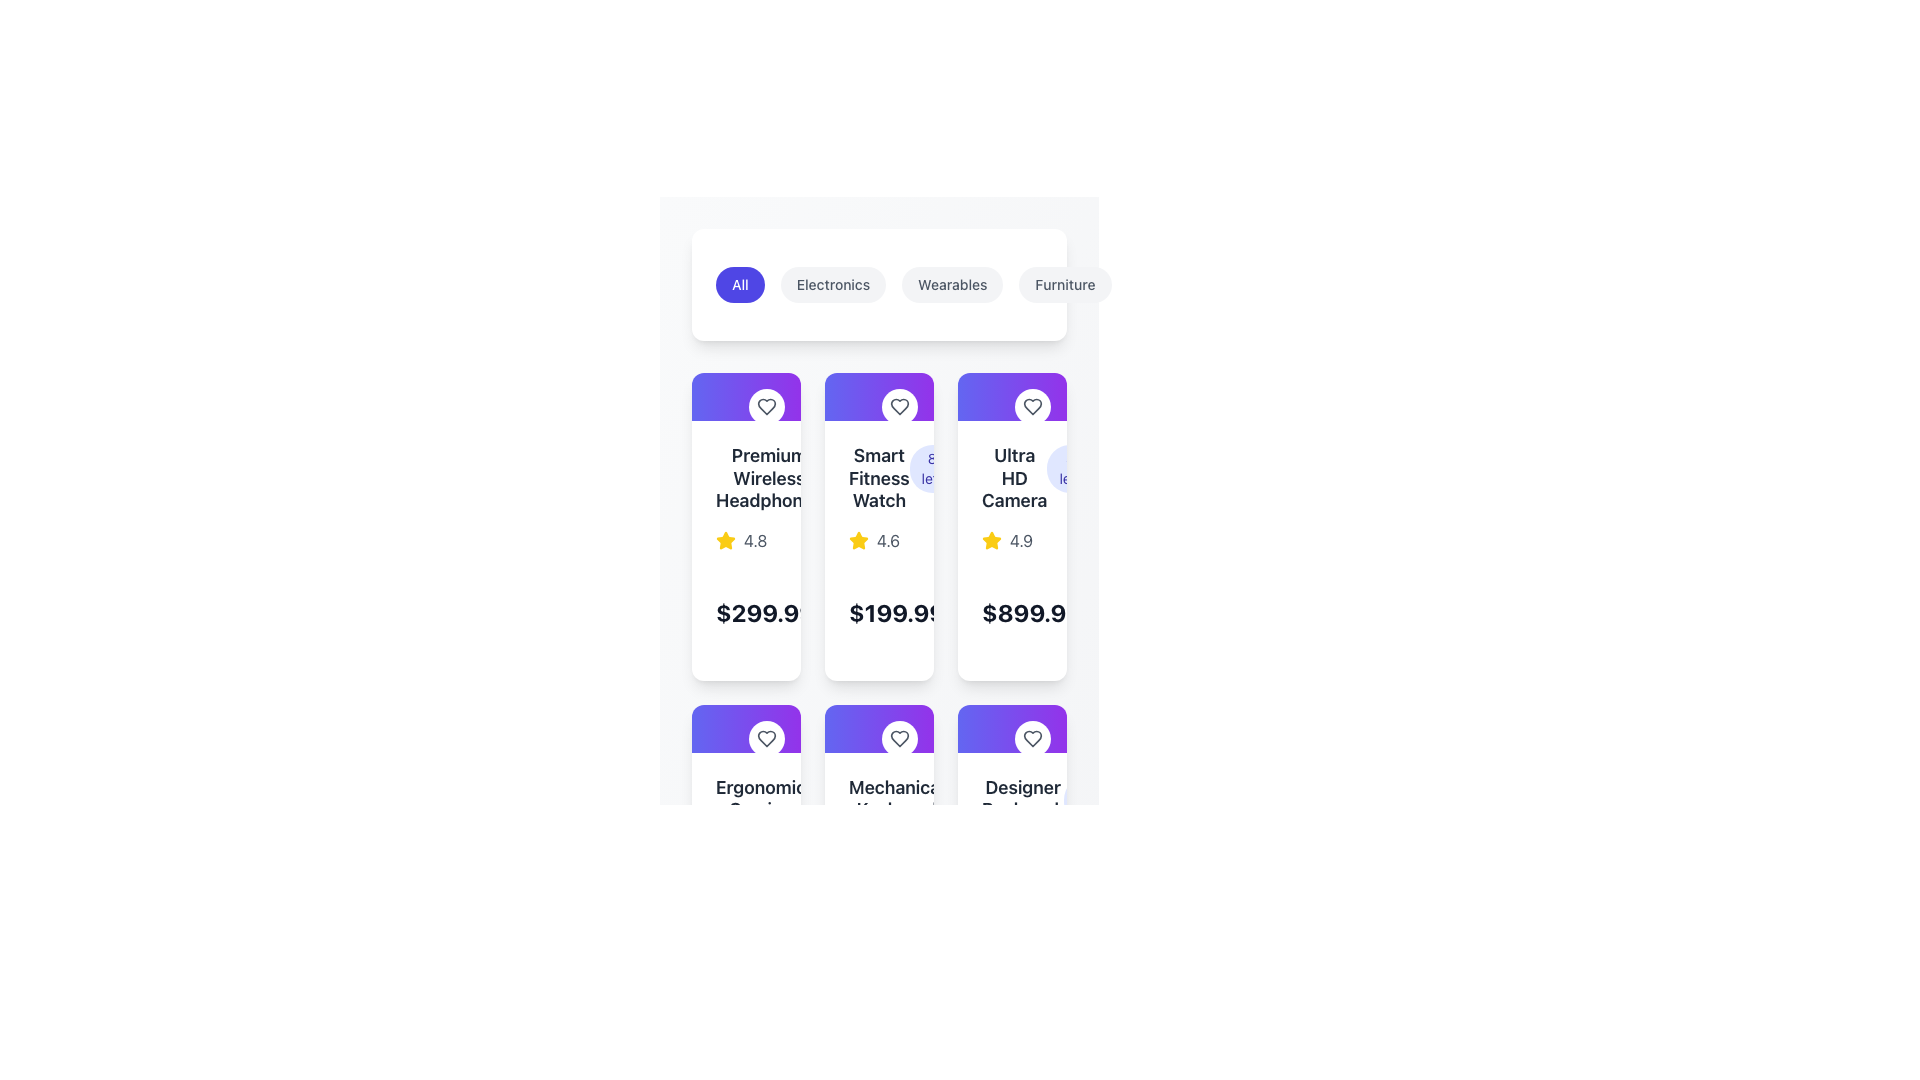 This screenshot has height=1080, width=1920. I want to click on the 'Designer Backpack' text label, which is located in the bottom-right product card above the stock availability information, so click(1023, 797).